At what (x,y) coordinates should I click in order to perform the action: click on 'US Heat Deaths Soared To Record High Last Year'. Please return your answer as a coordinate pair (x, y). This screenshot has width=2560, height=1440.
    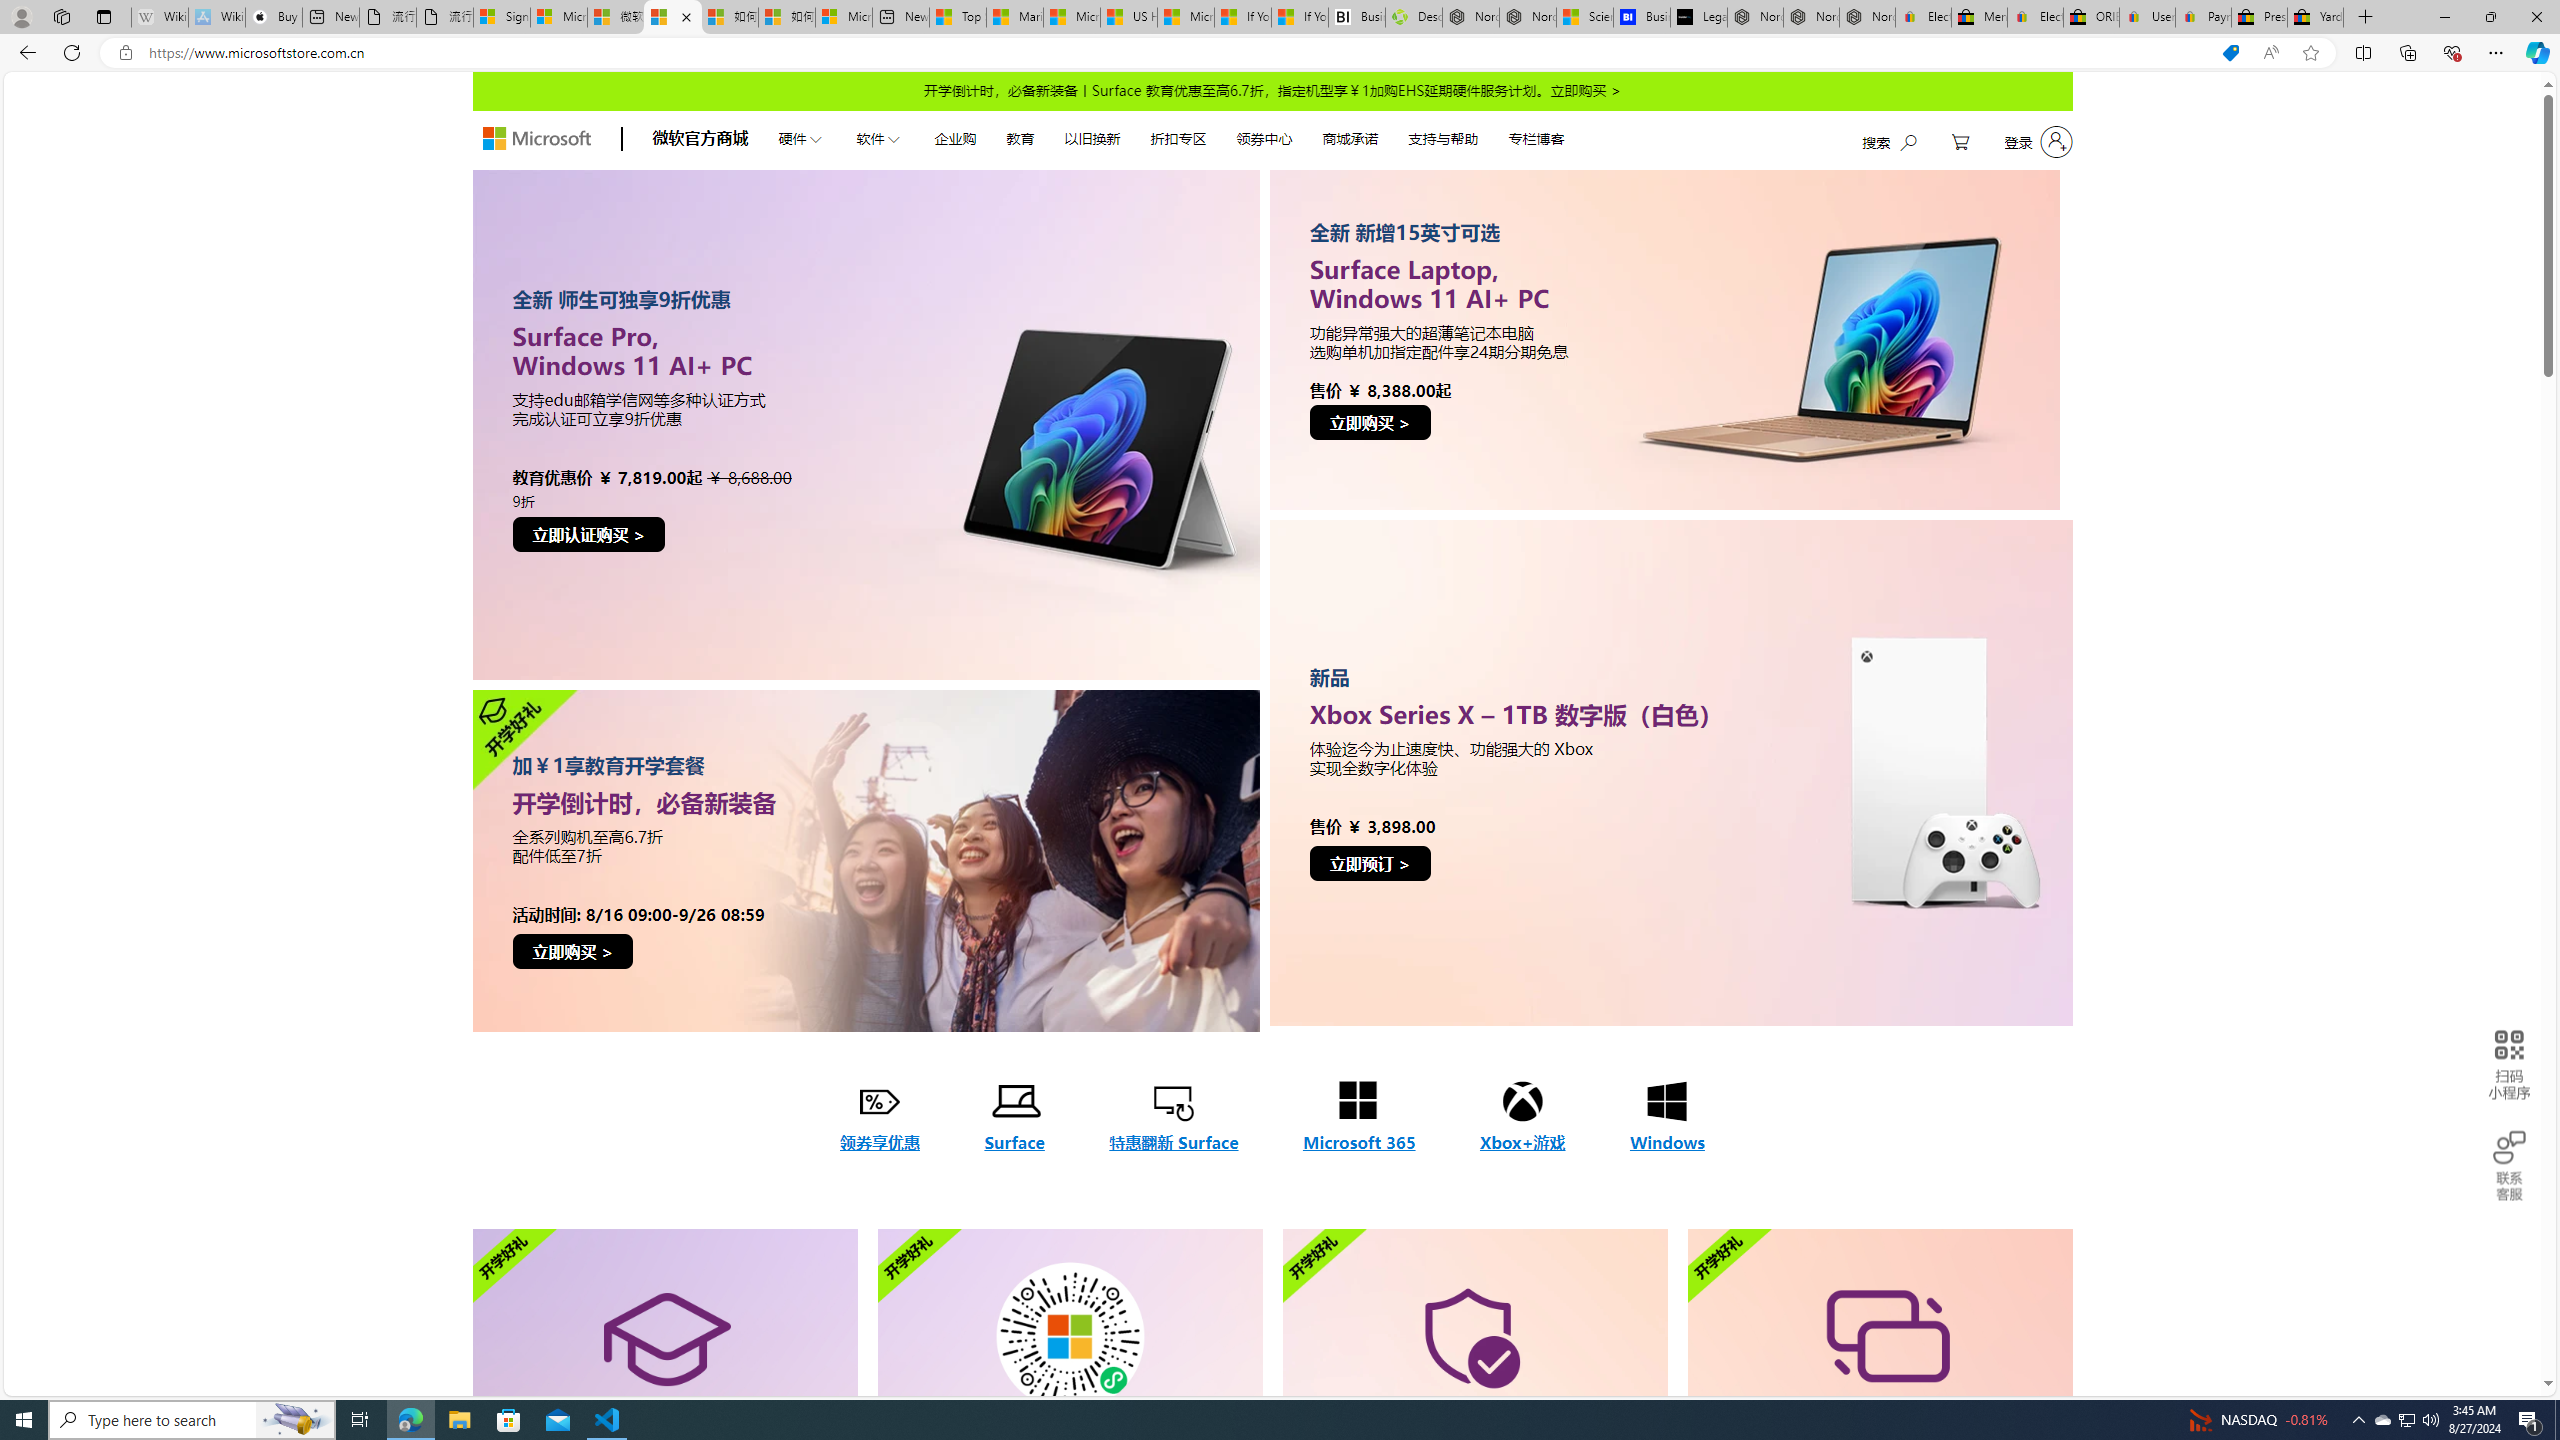
    Looking at the image, I should click on (1128, 16).